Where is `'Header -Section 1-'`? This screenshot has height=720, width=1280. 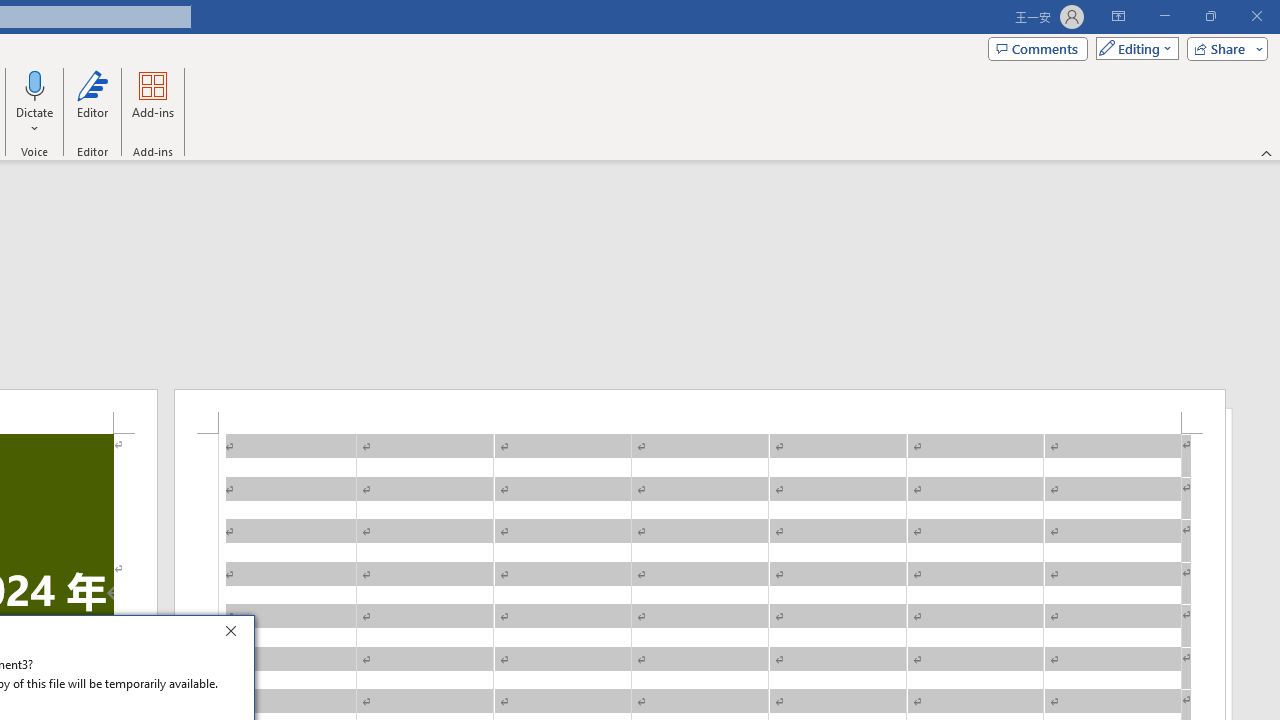
'Header -Section 1-' is located at coordinates (700, 410).